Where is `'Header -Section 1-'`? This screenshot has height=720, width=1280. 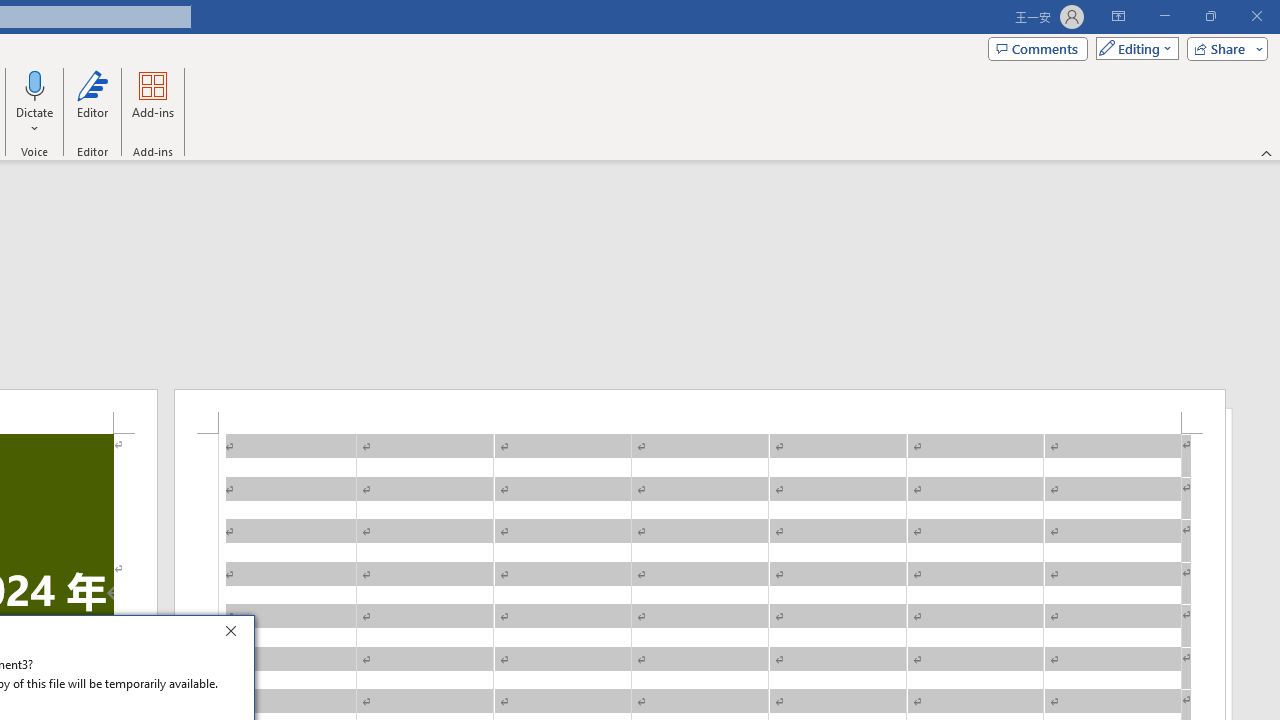
'Header -Section 1-' is located at coordinates (700, 410).